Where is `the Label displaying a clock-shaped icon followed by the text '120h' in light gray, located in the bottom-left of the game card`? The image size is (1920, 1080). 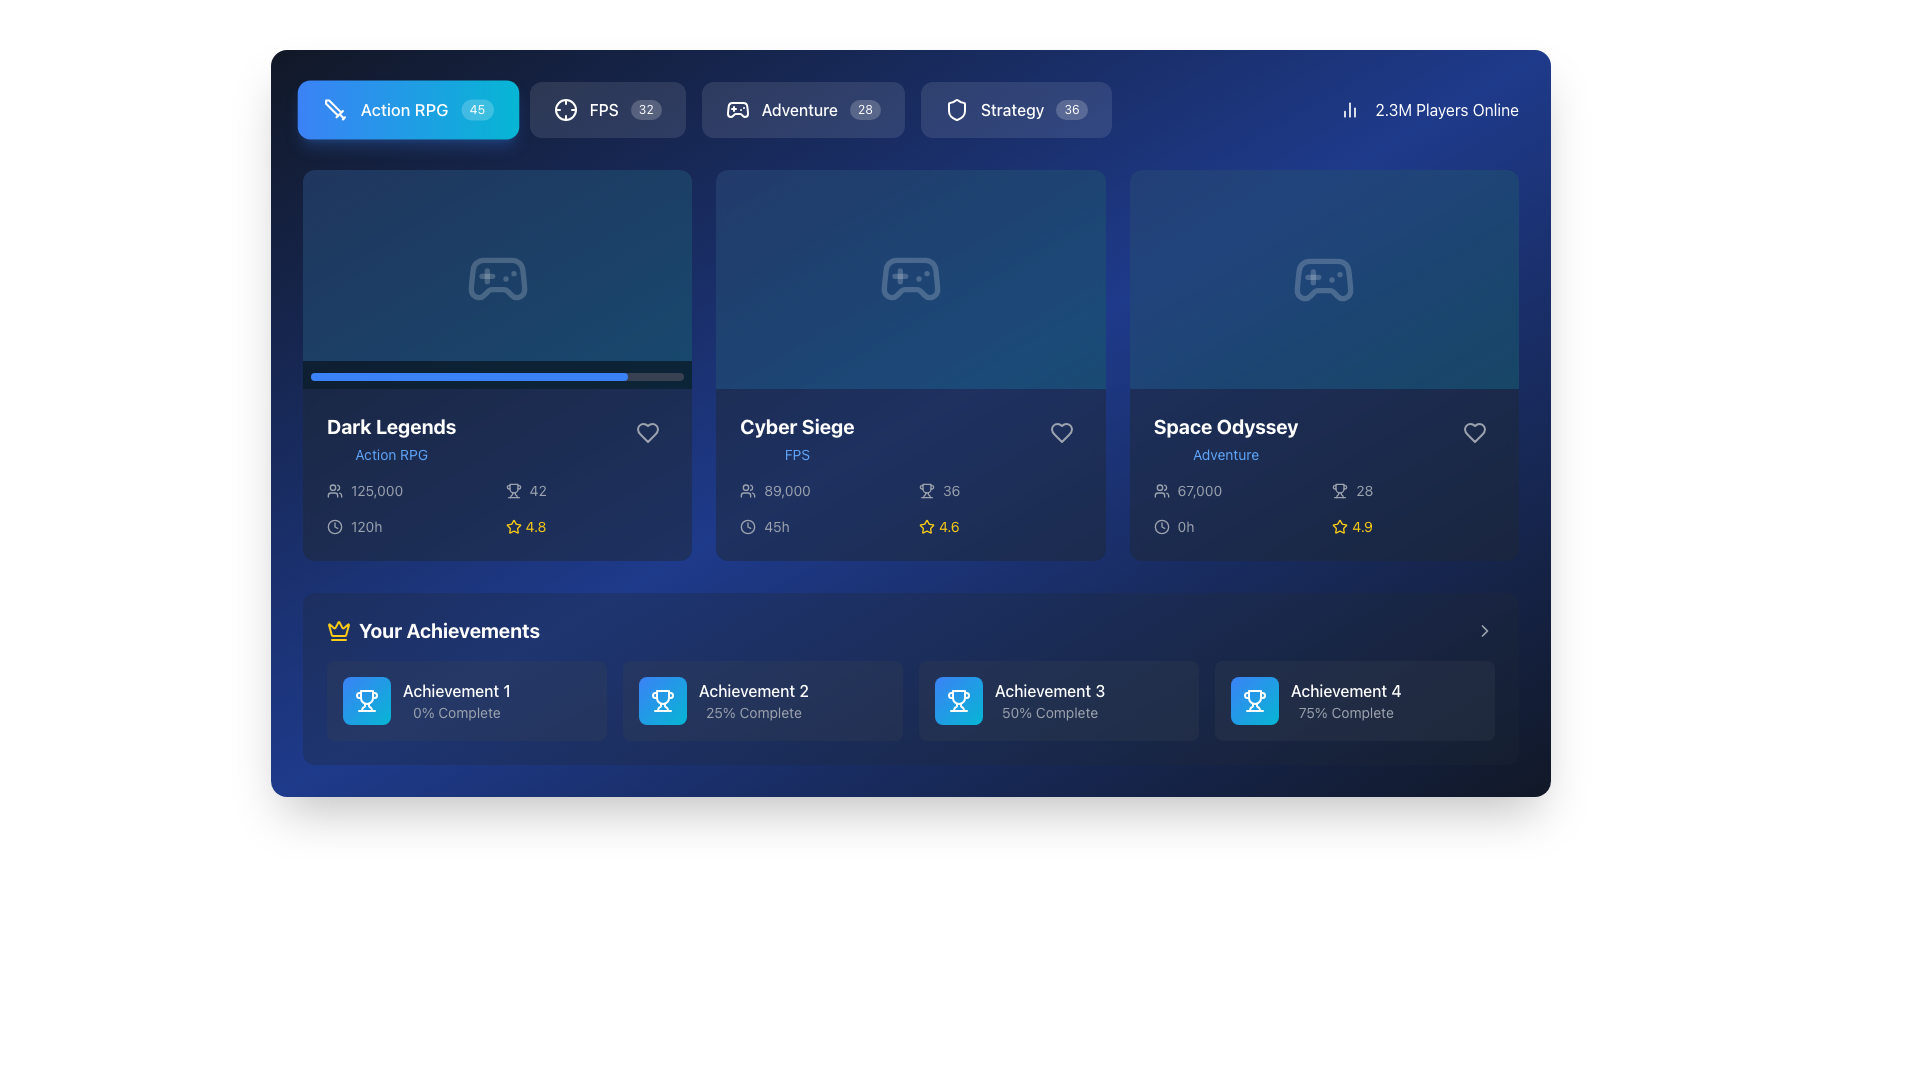
the Label displaying a clock-shaped icon followed by the text '120h' in light gray, located in the bottom-left of the game card is located at coordinates (407, 525).